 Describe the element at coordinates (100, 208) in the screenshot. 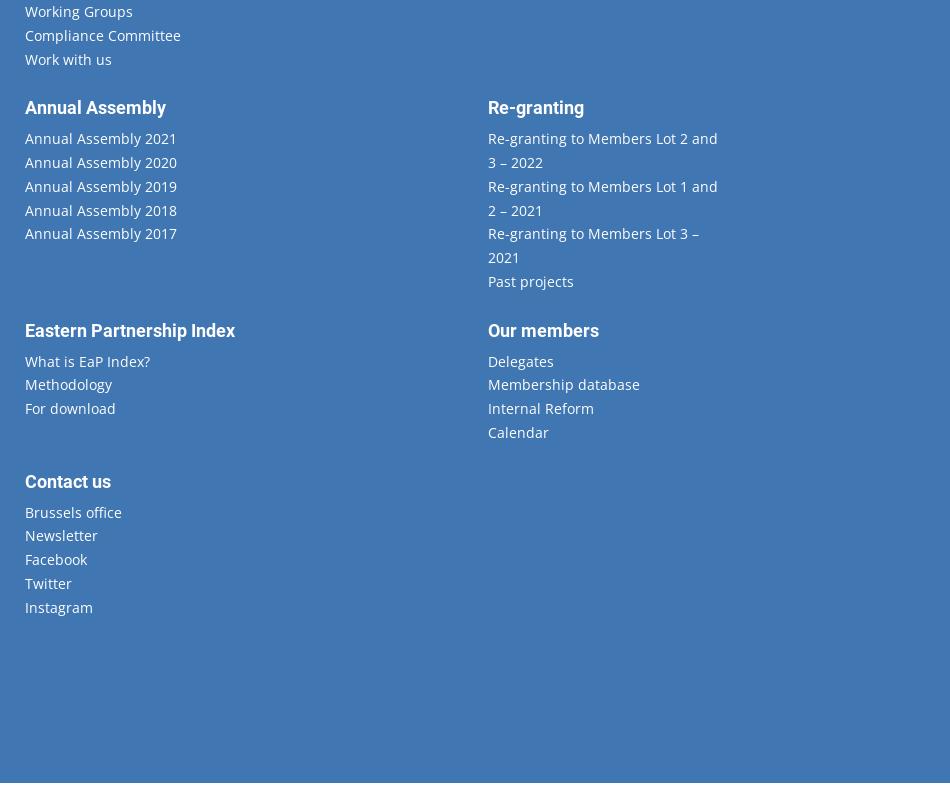

I see `'Annual Assembly 2018'` at that location.